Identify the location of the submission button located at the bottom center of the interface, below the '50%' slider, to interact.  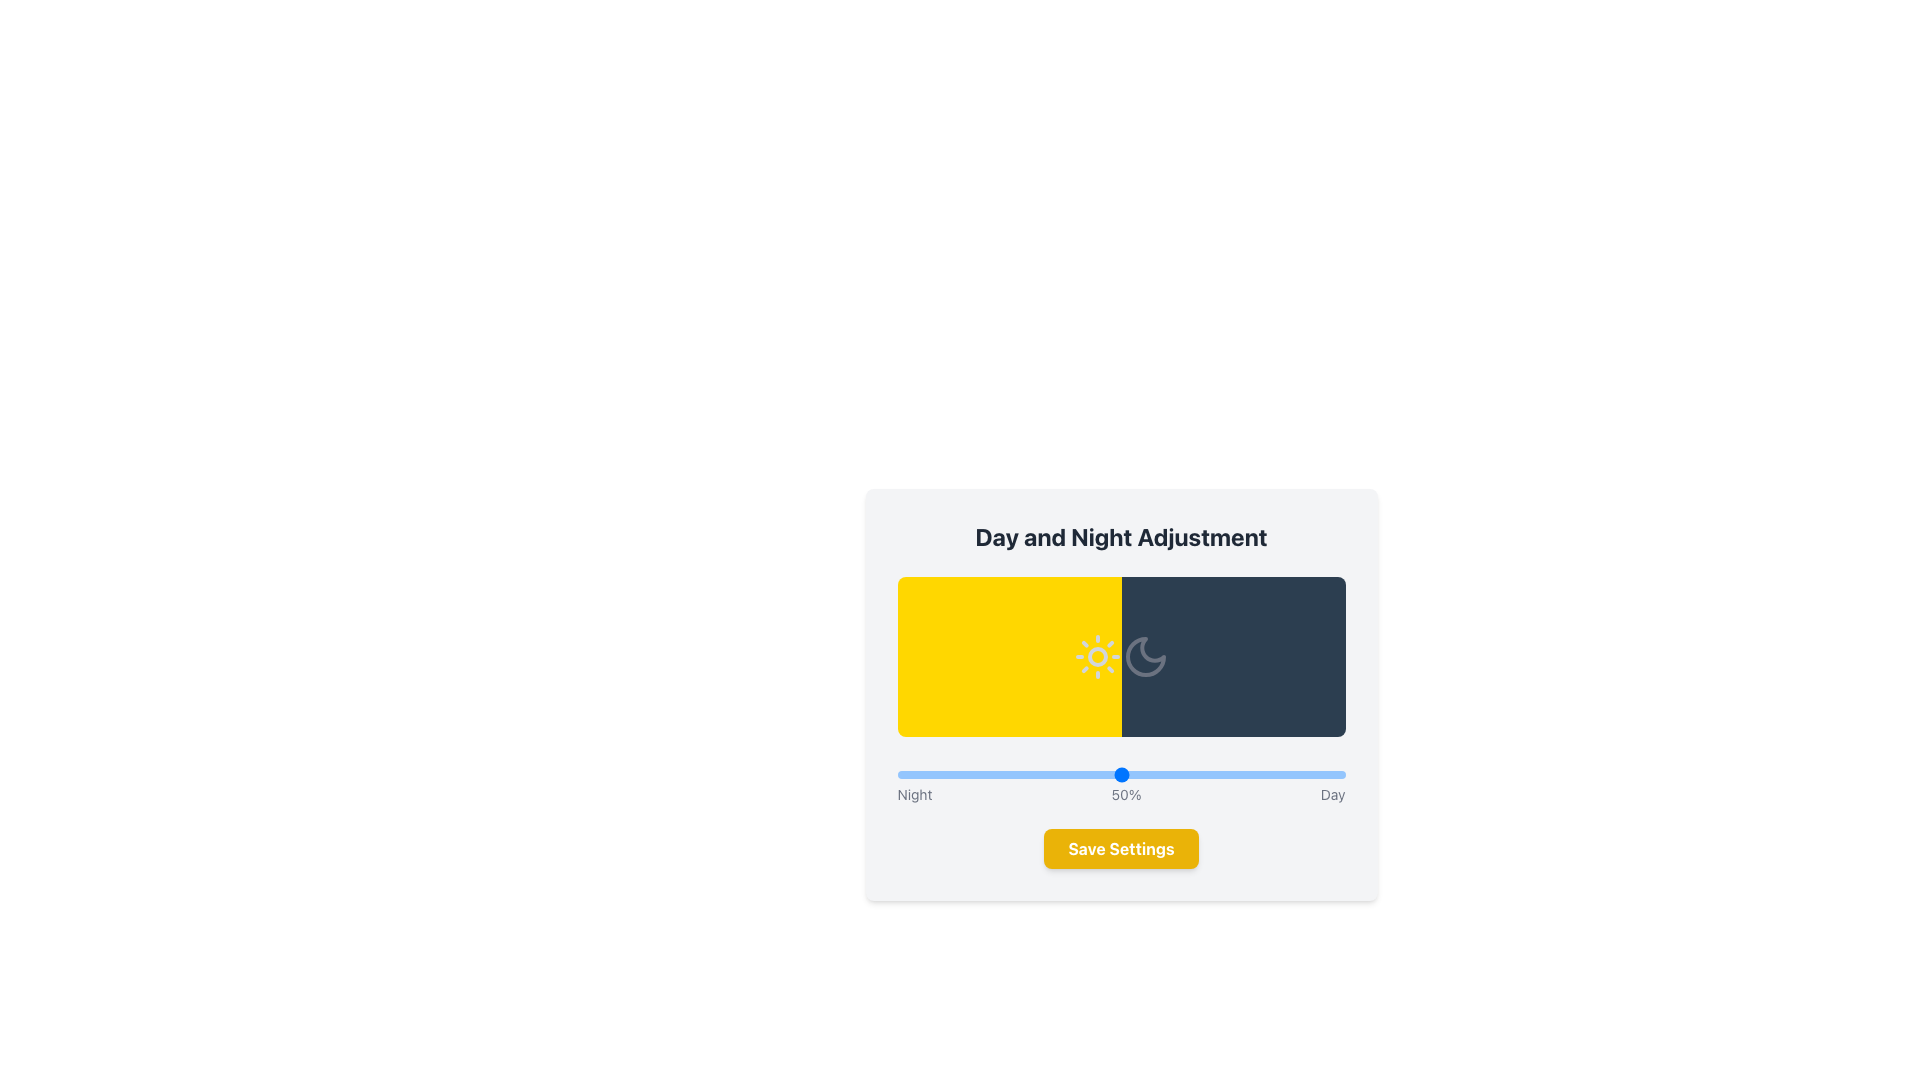
(1121, 848).